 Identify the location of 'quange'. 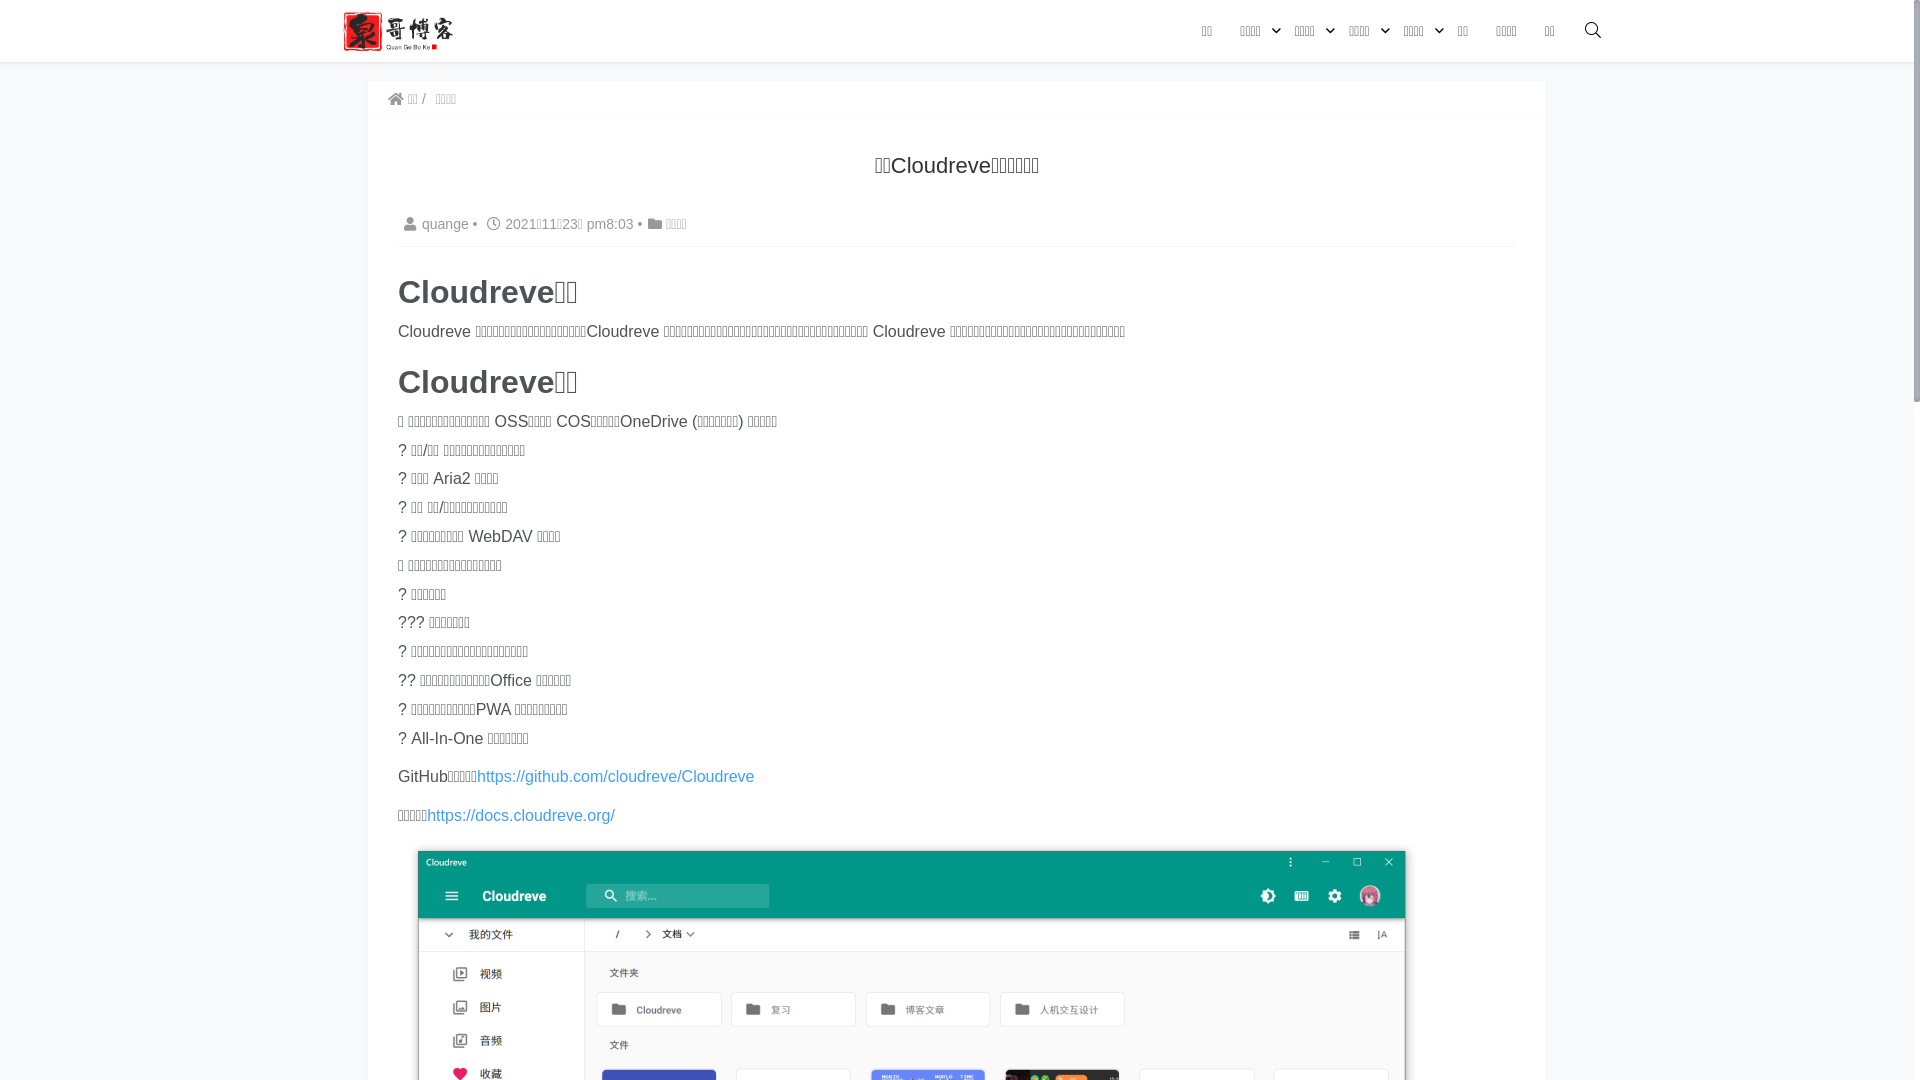
(434, 223).